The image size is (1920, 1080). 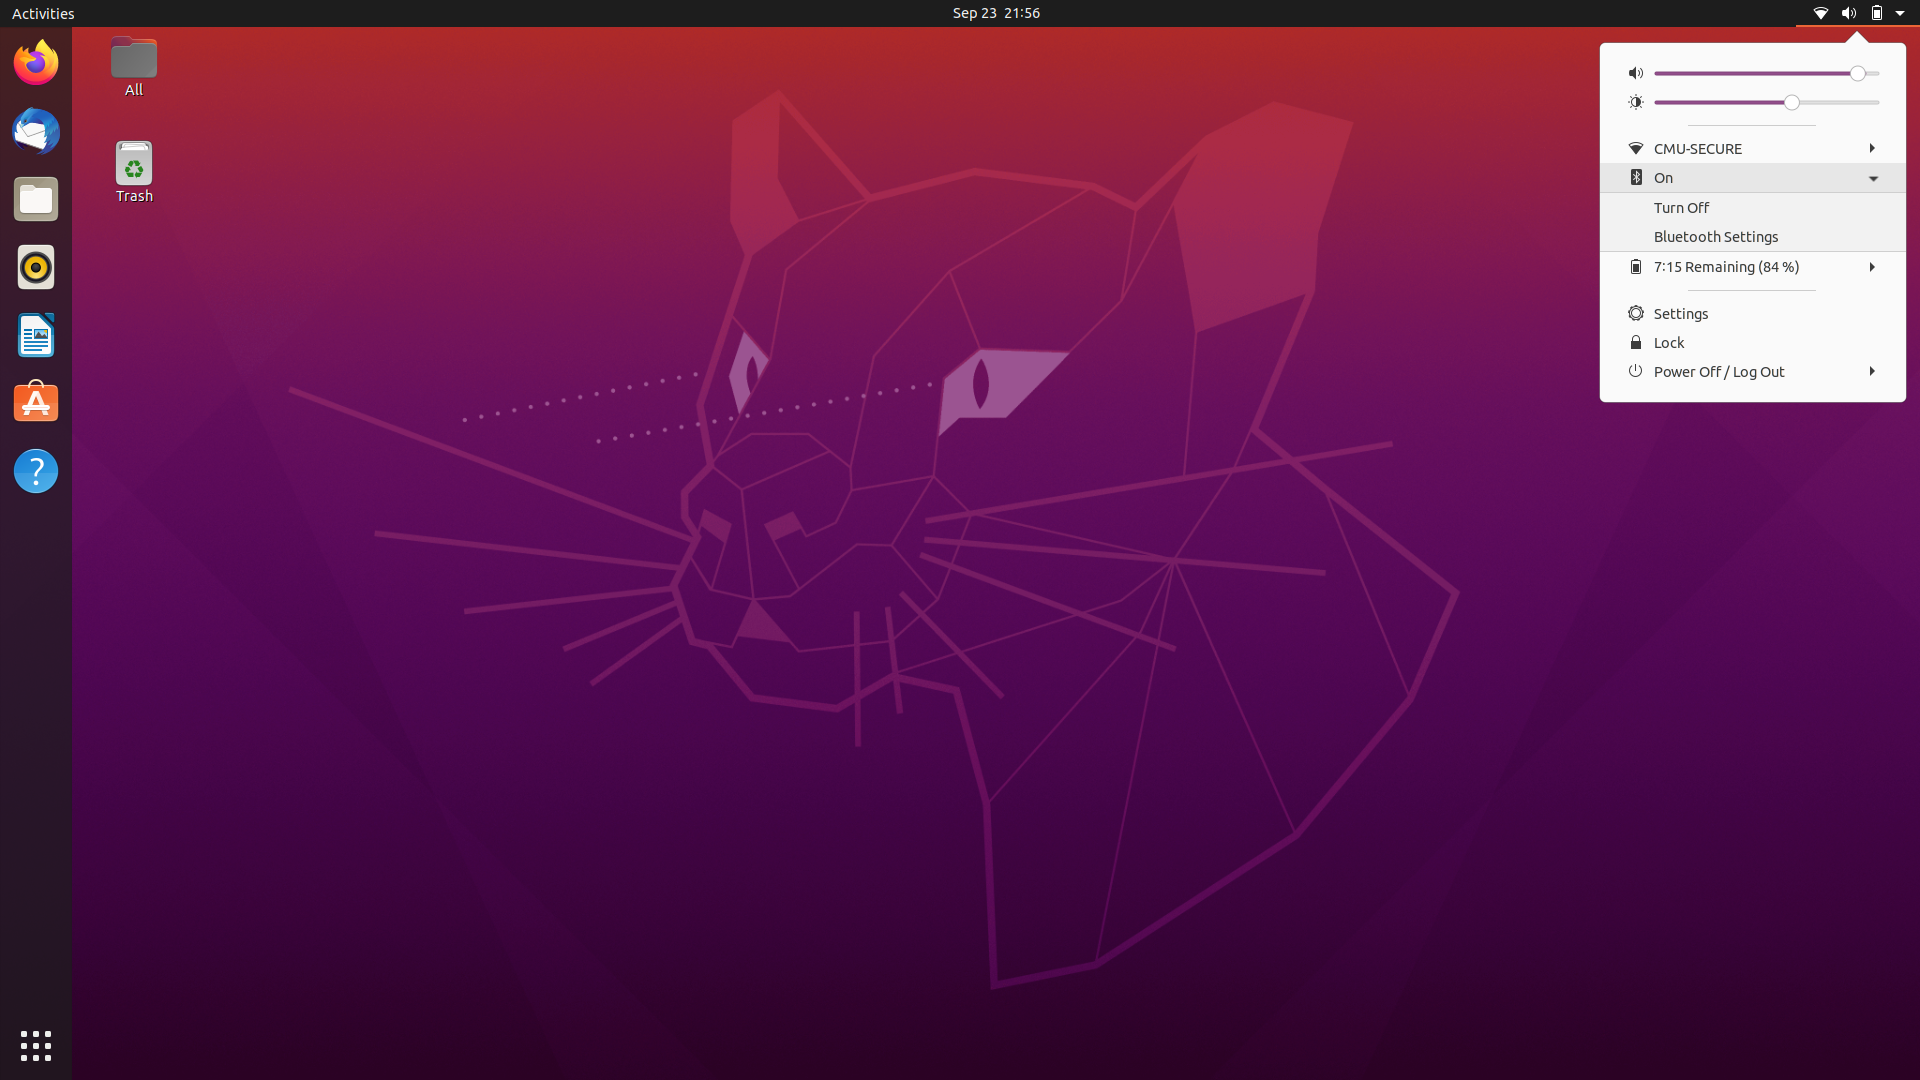 I want to click on the Audio Intensity, so click(x=1661, y=72).